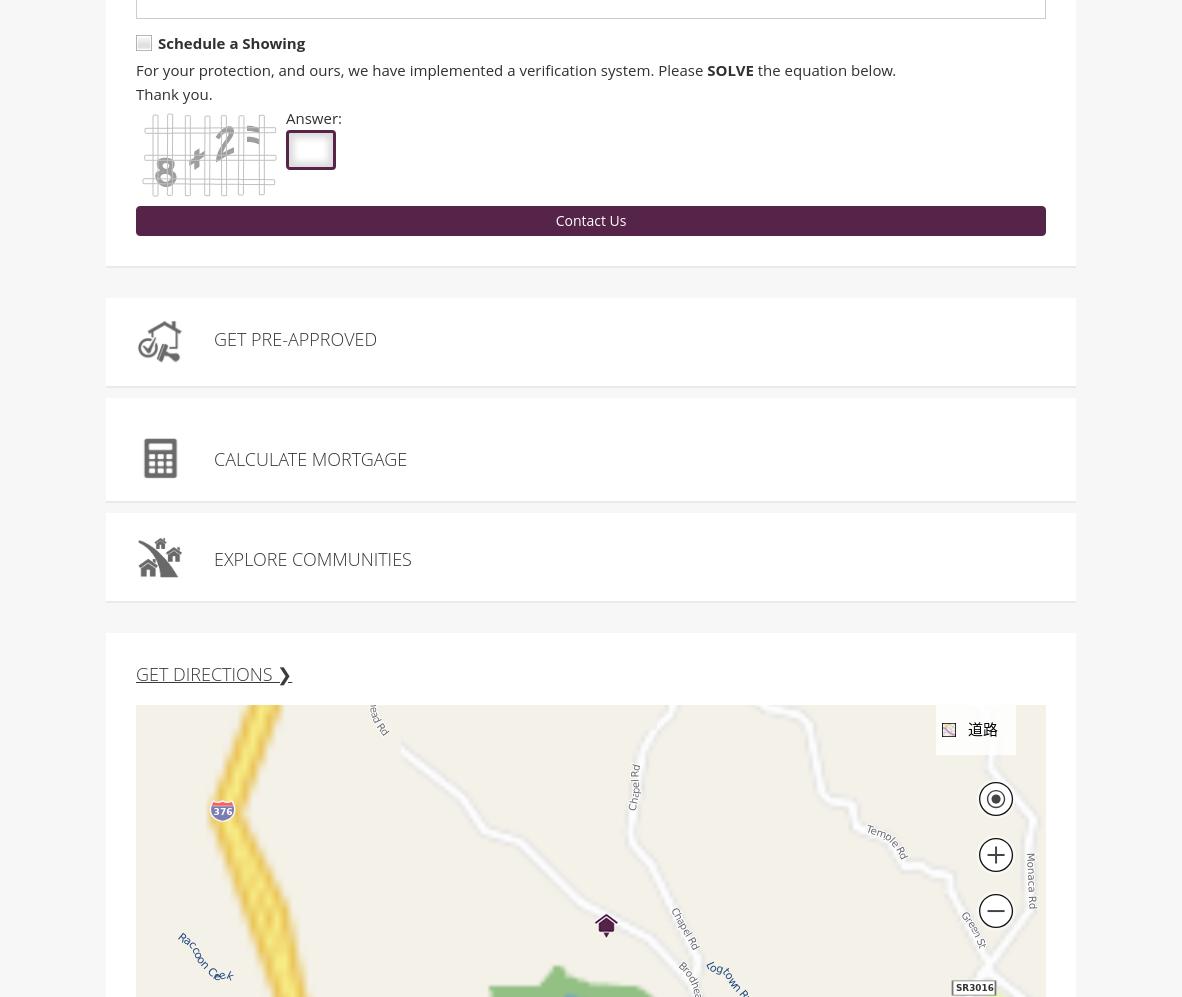 Image resolution: width=1182 pixels, height=997 pixels. Describe the element at coordinates (823, 71) in the screenshot. I see `'the equation below.'` at that location.